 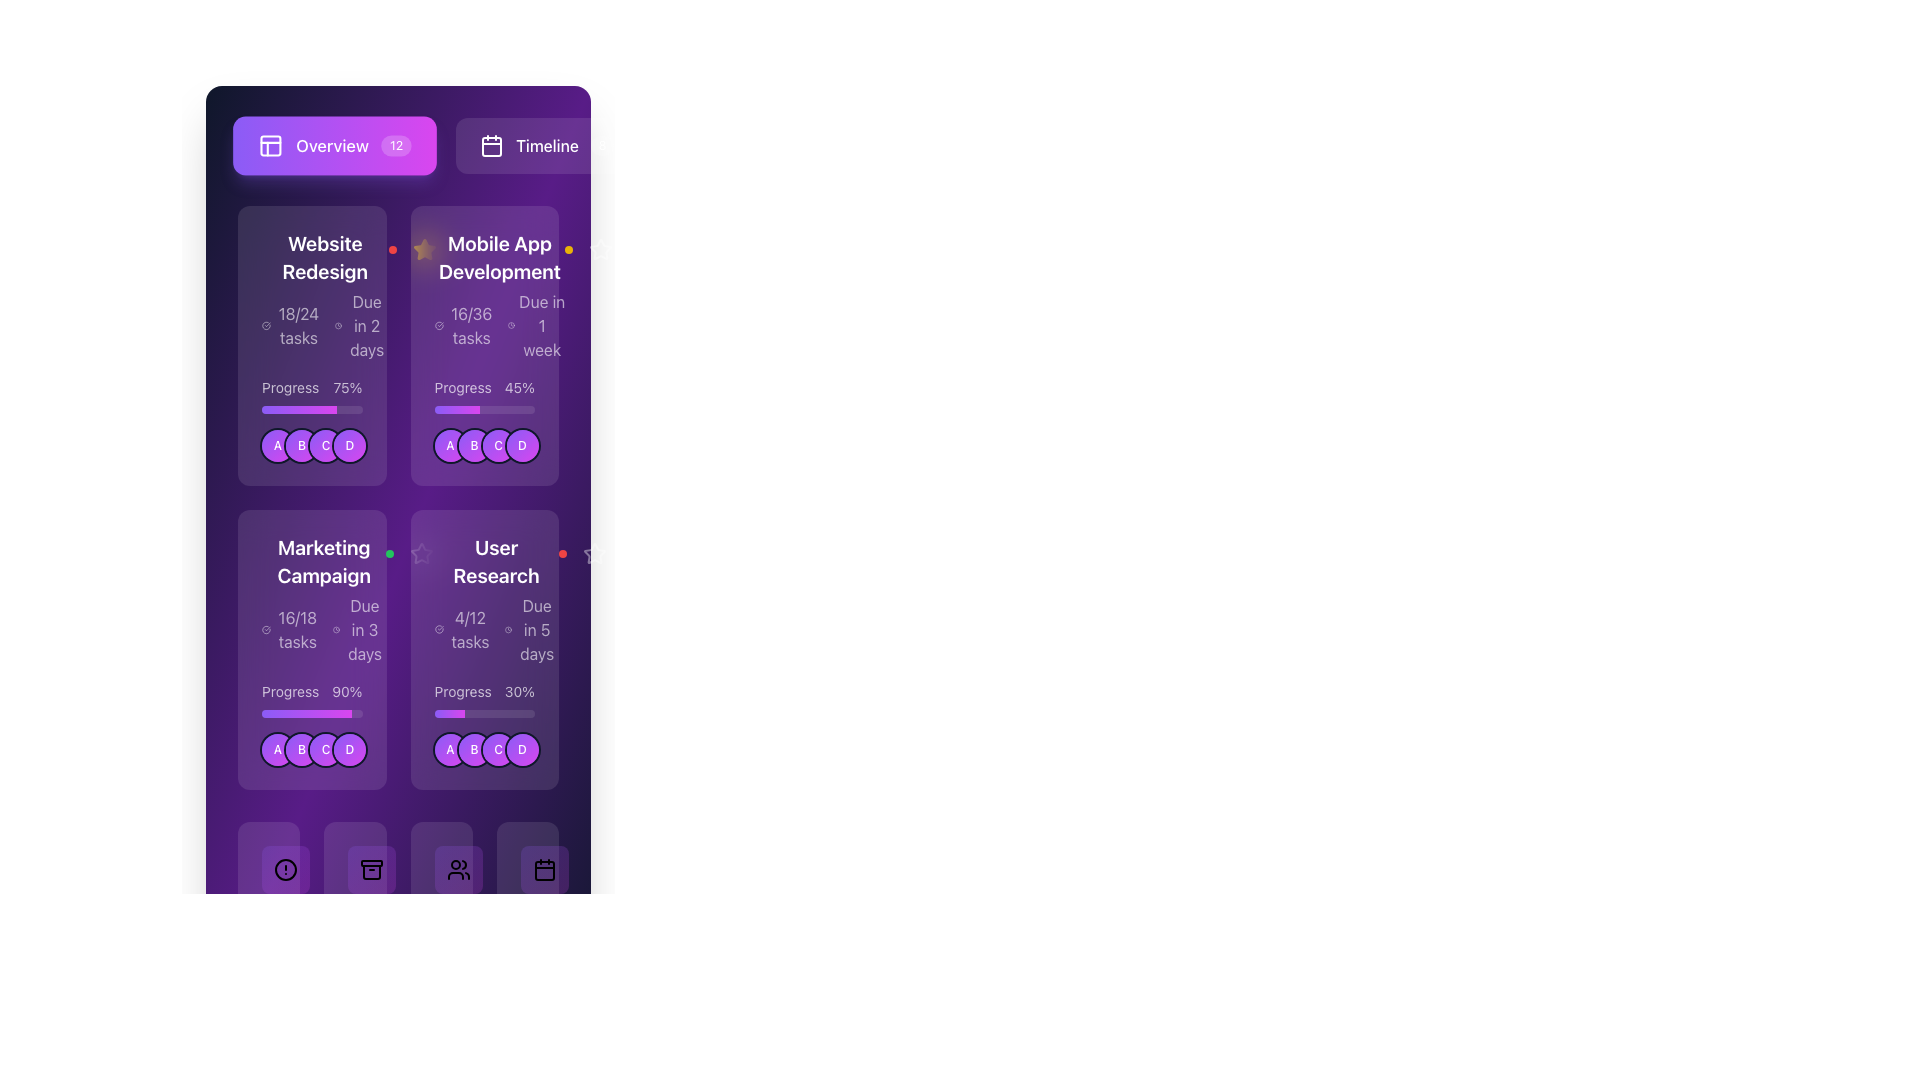 I want to click on the Decorative bar element, which is a small horizontal rectangle with rounded corners, located at the lower portion of the interface, second from the left among similar items, so click(x=372, y=862).